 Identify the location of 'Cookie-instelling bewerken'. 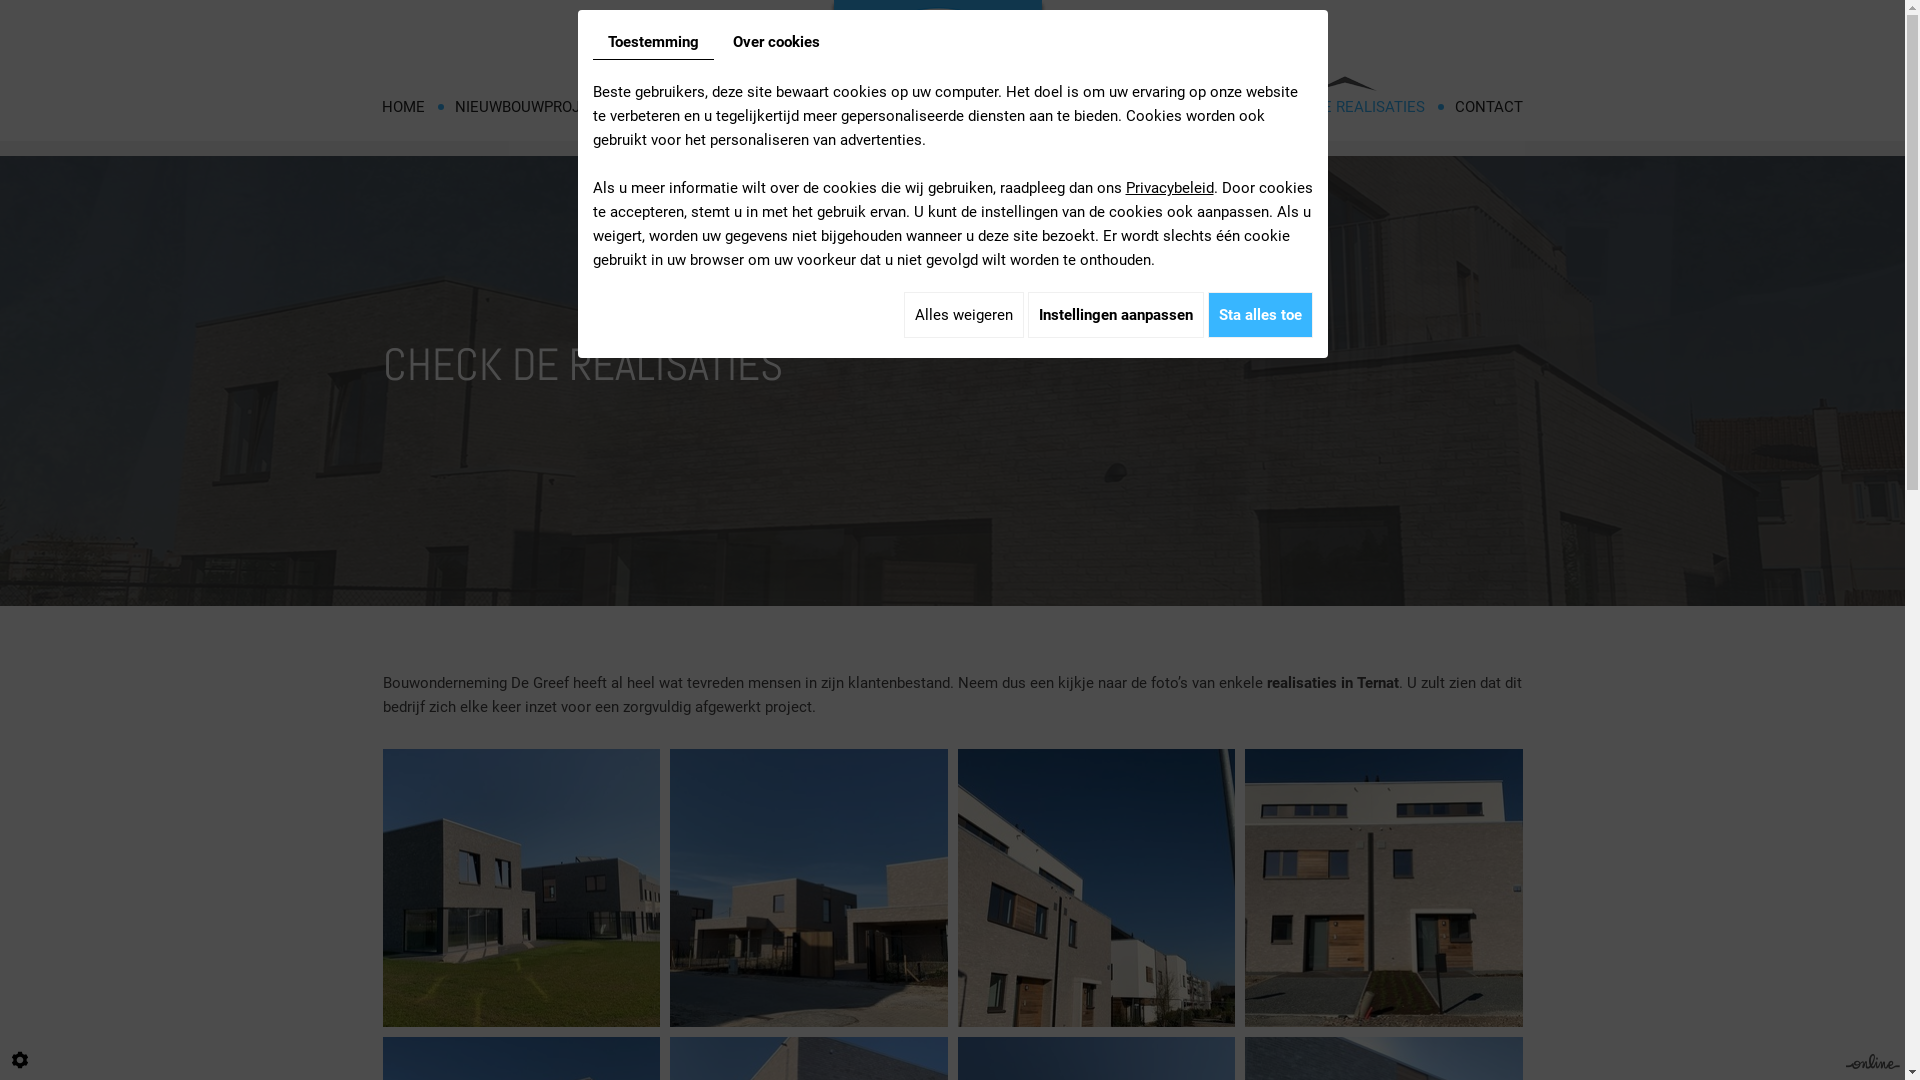
(19, 1059).